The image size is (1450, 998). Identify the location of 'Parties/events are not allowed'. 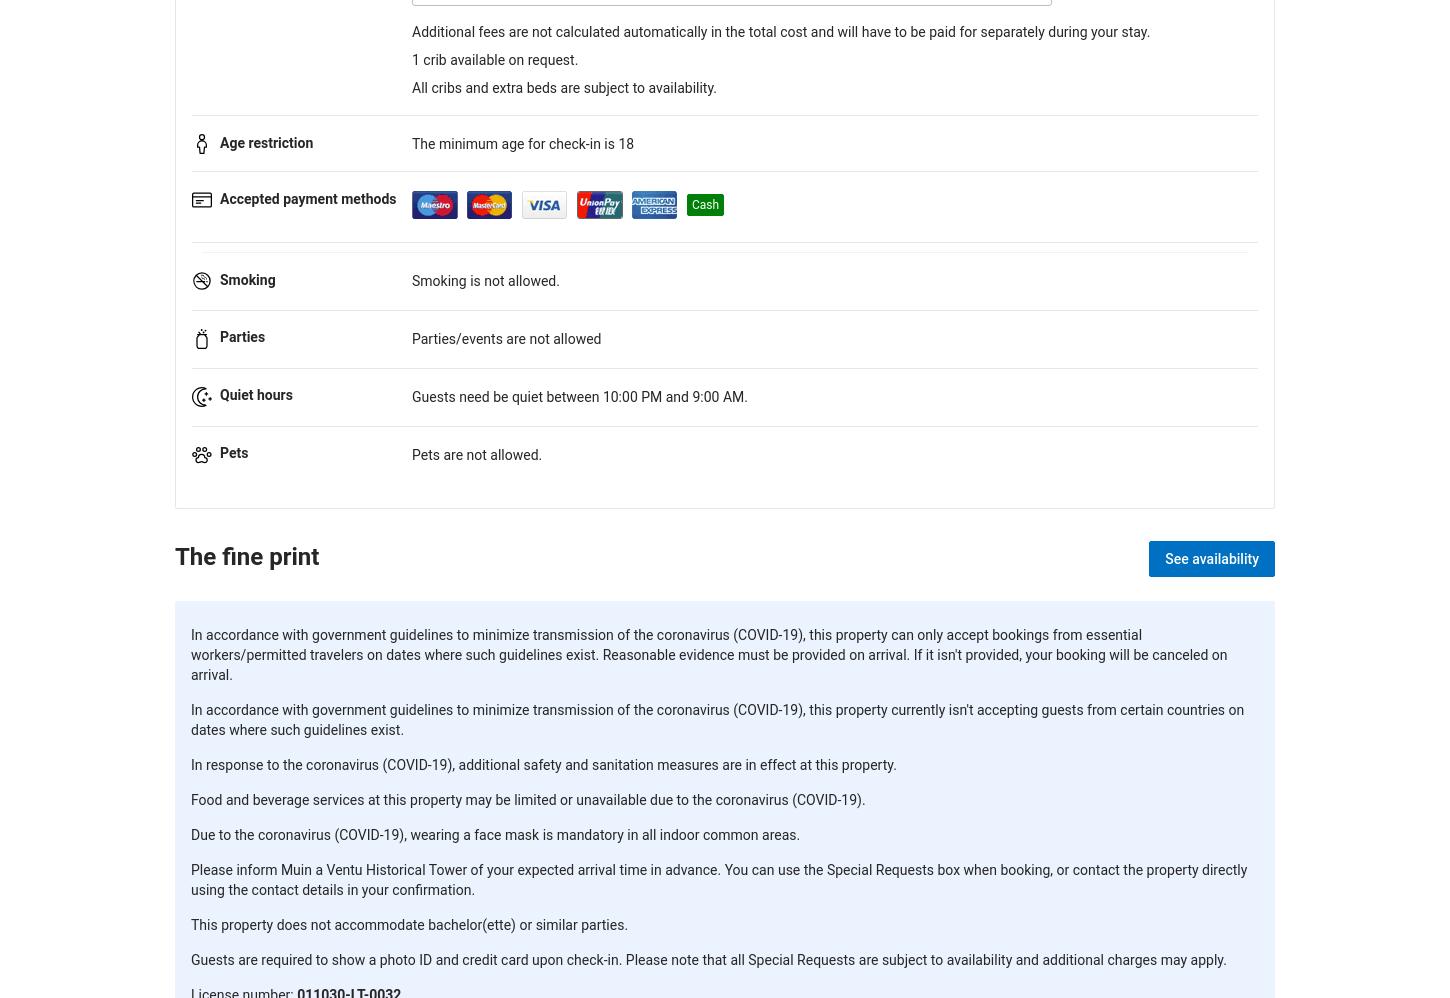
(506, 339).